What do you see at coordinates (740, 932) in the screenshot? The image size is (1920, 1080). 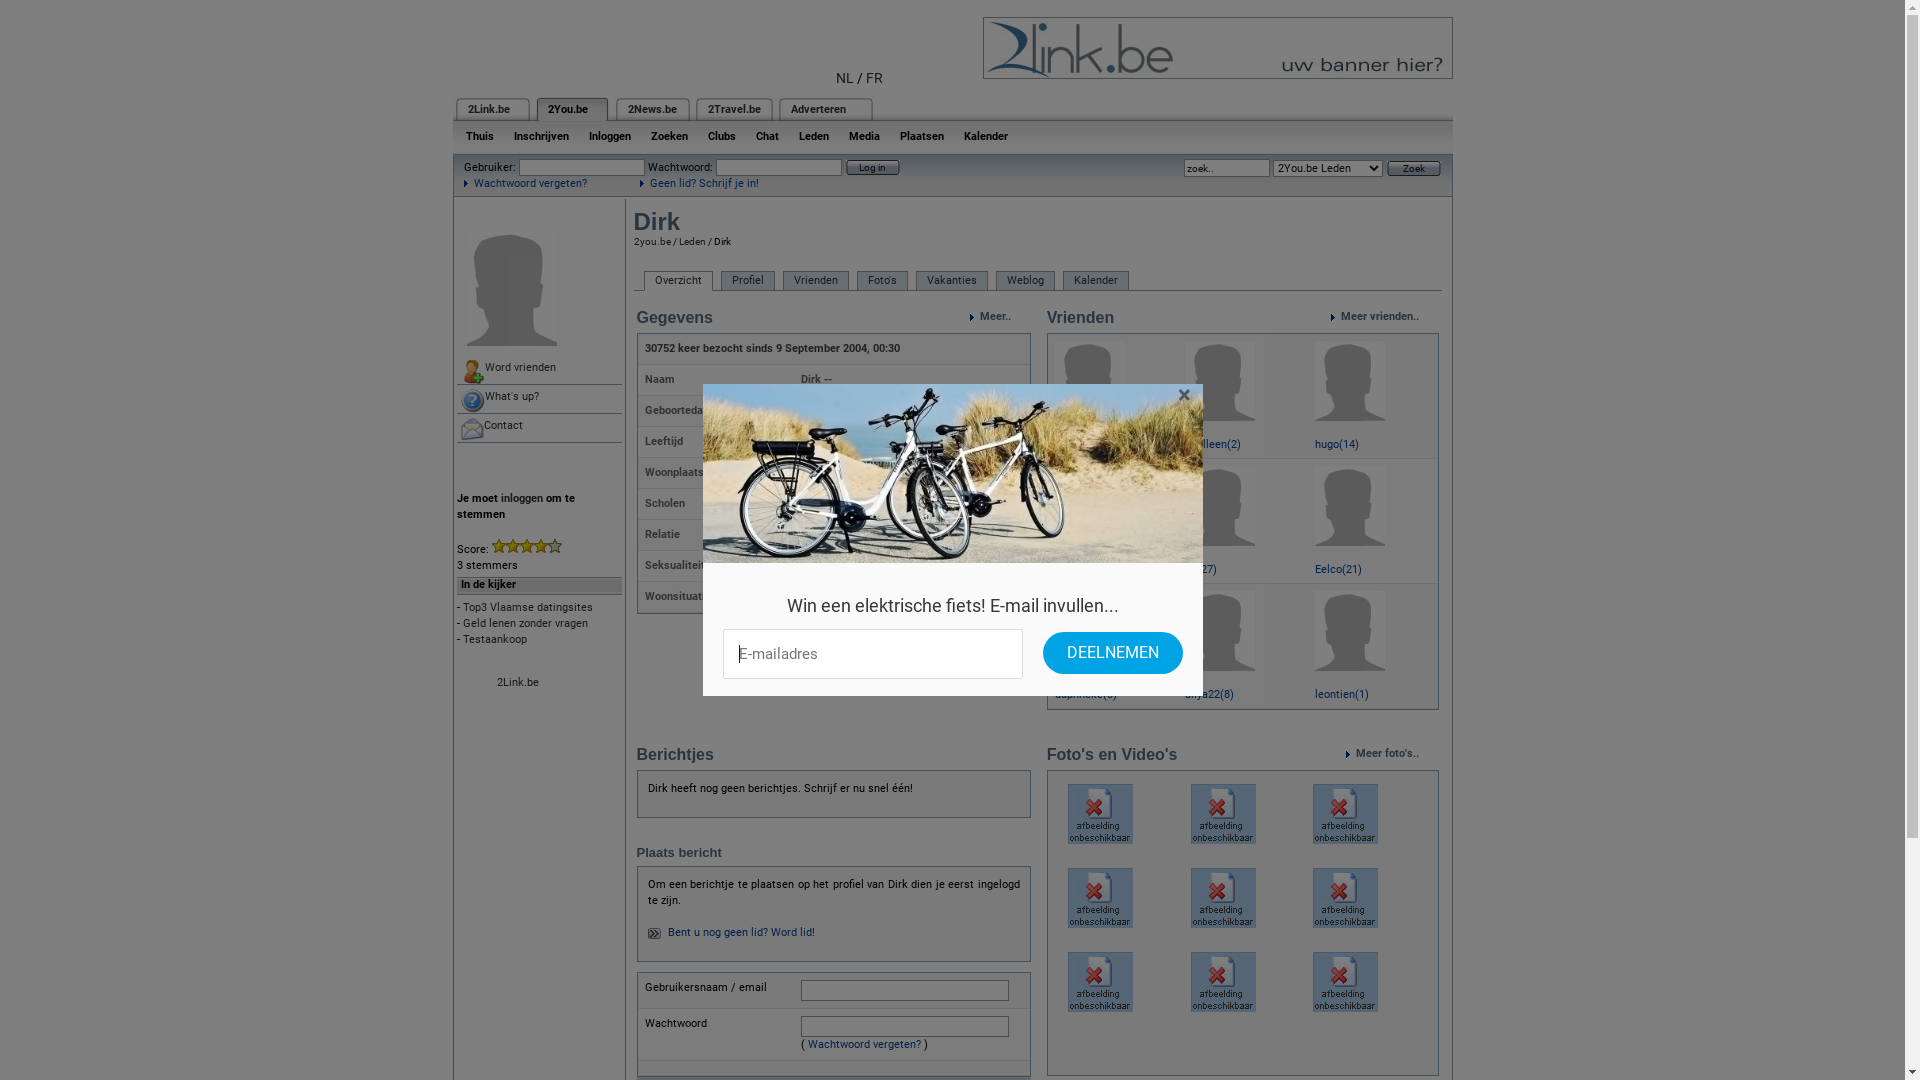 I see `'Bent u nog geen lid? Word lid!'` at bounding box center [740, 932].